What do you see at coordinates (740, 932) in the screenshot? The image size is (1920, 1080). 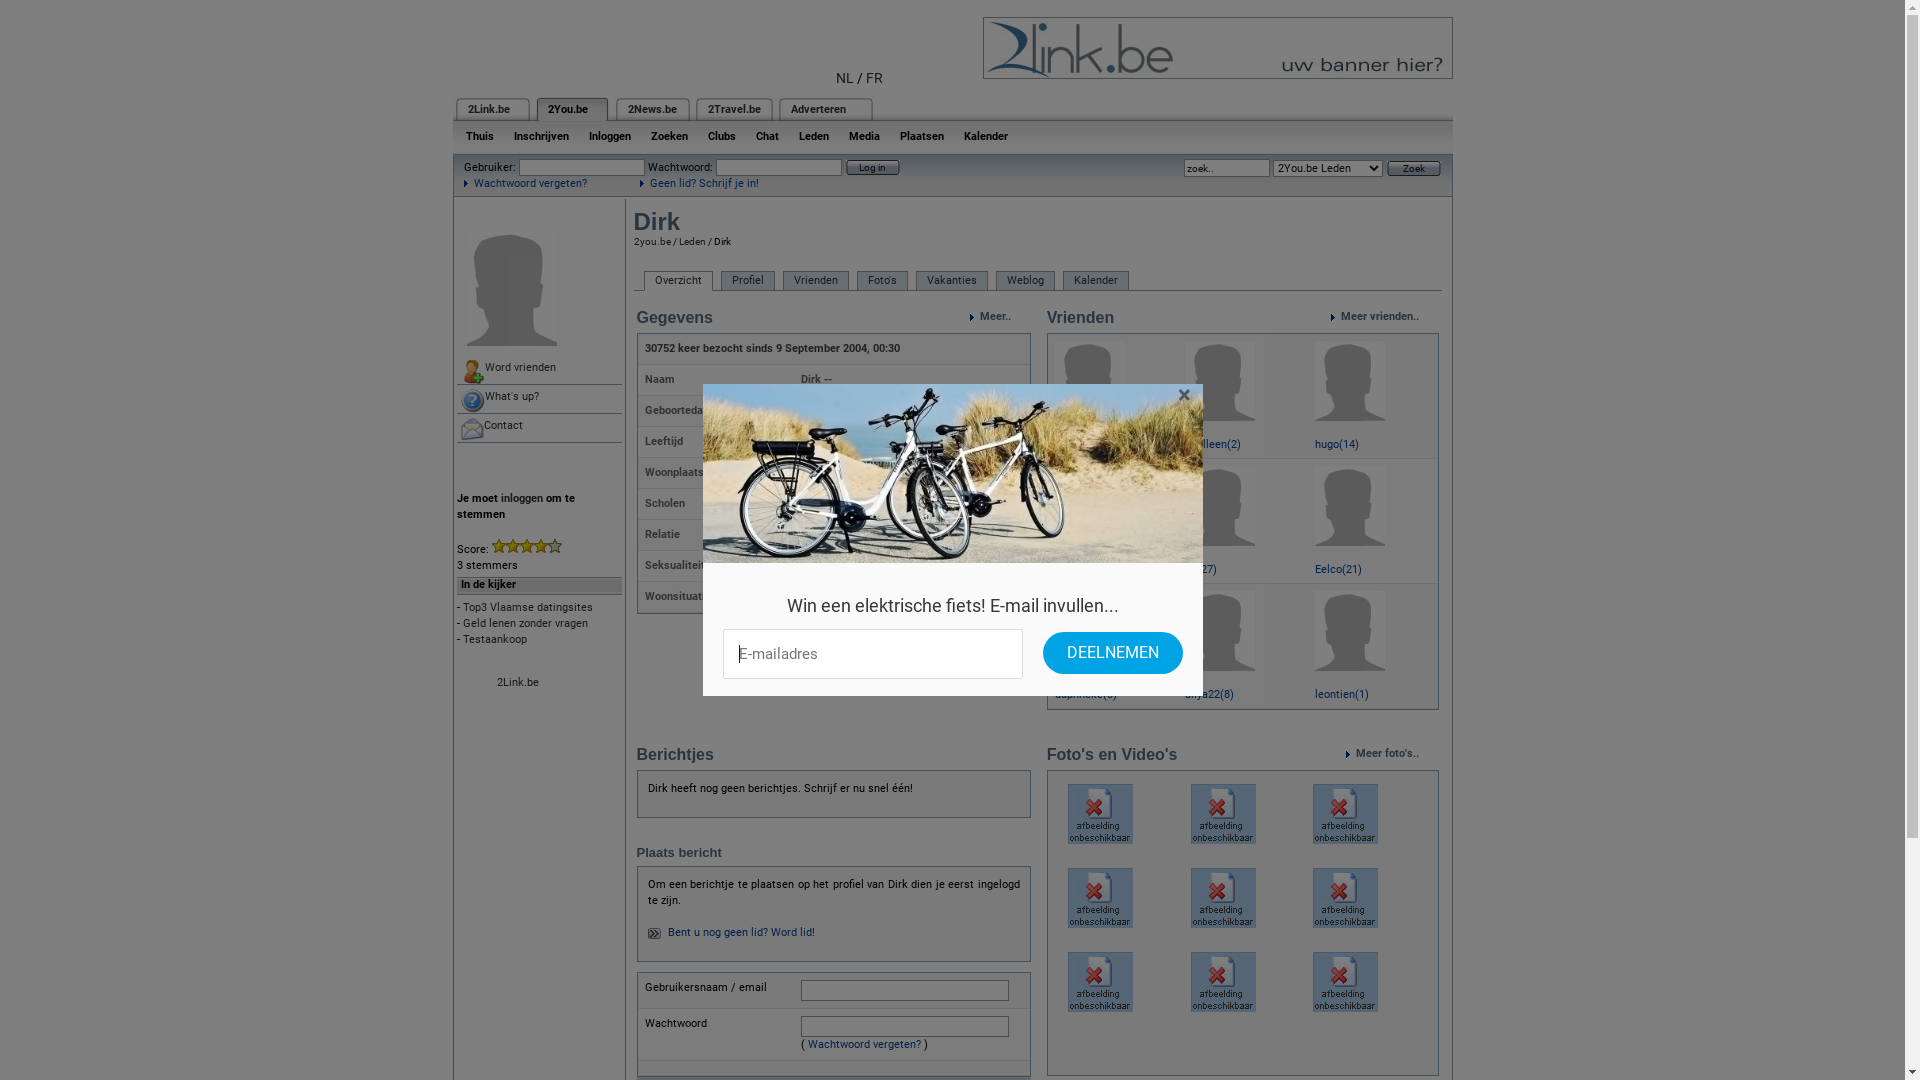 I see `'Bent u nog geen lid? Word lid!'` at bounding box center [740, 932].